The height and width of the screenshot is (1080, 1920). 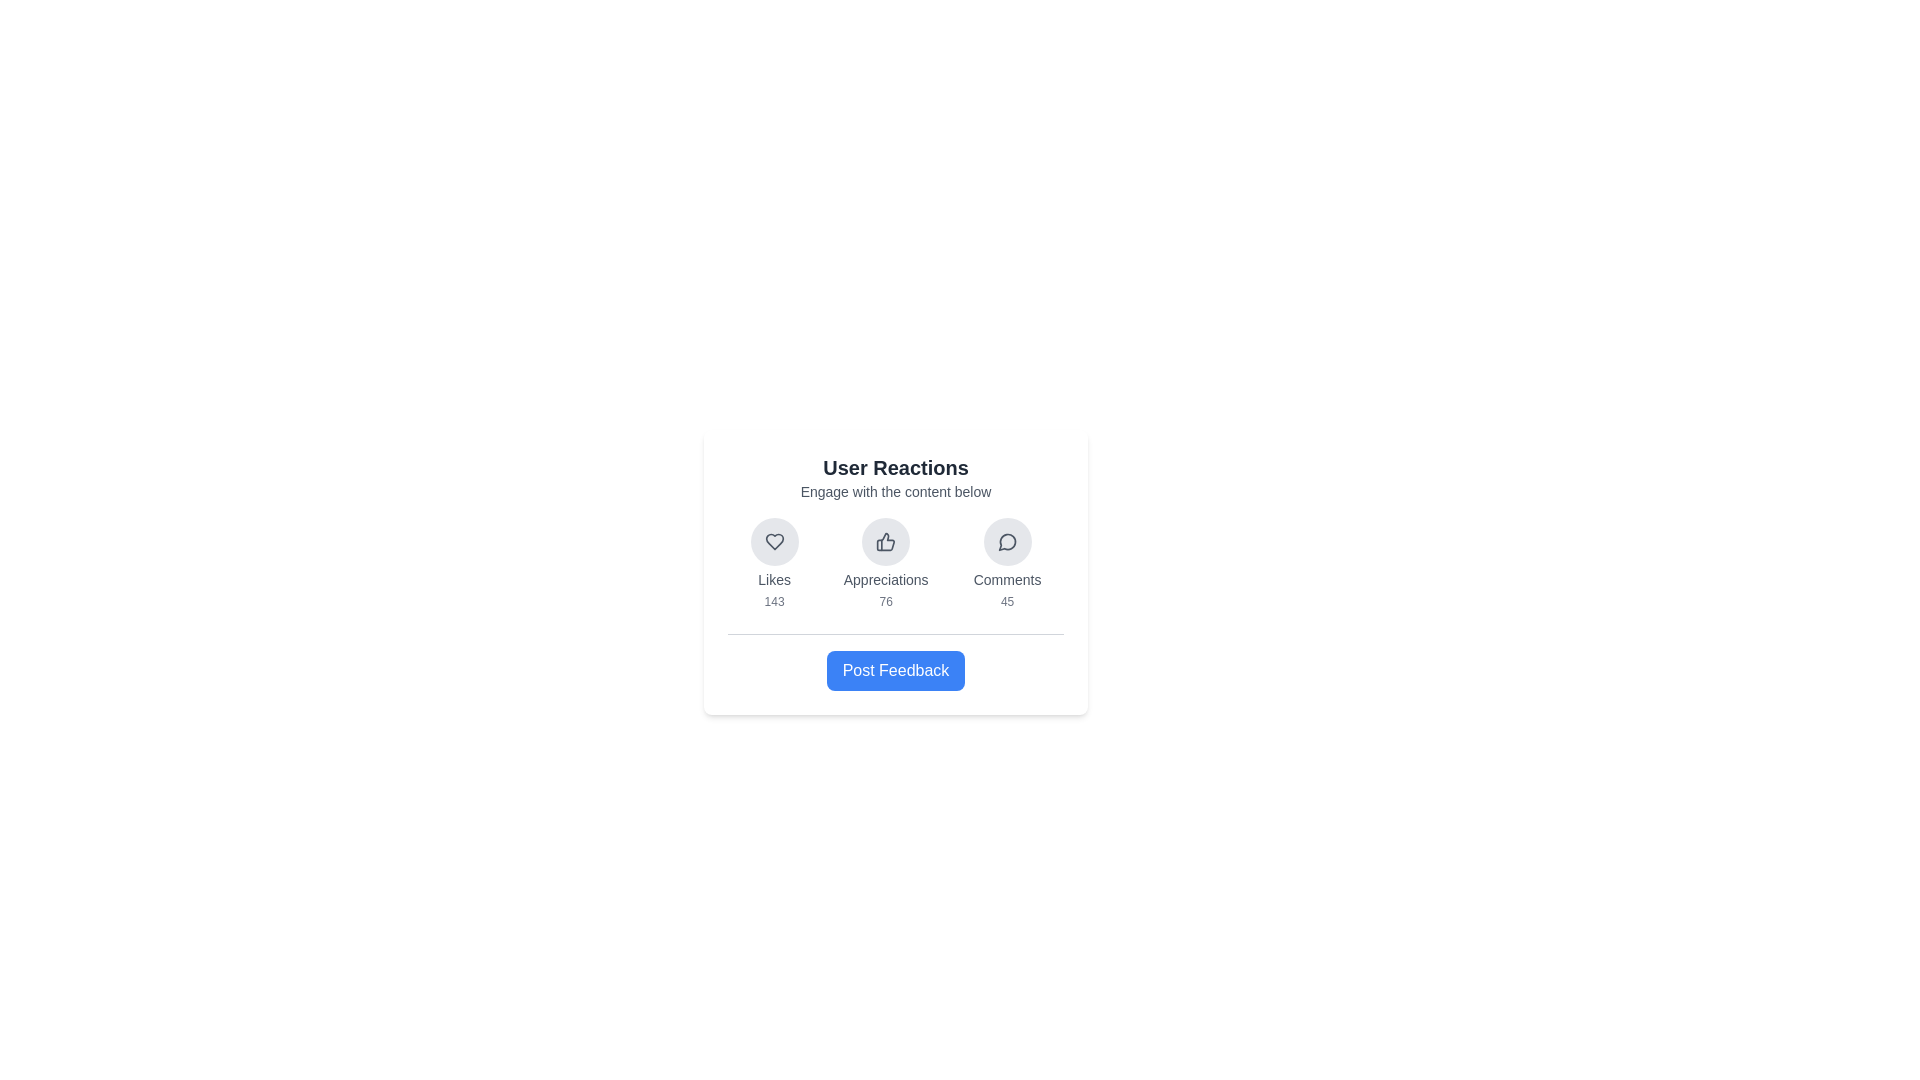 I want to click on the heart-shaped button labeled 'Likes' with the counter '143', so click(x=773, y=563).